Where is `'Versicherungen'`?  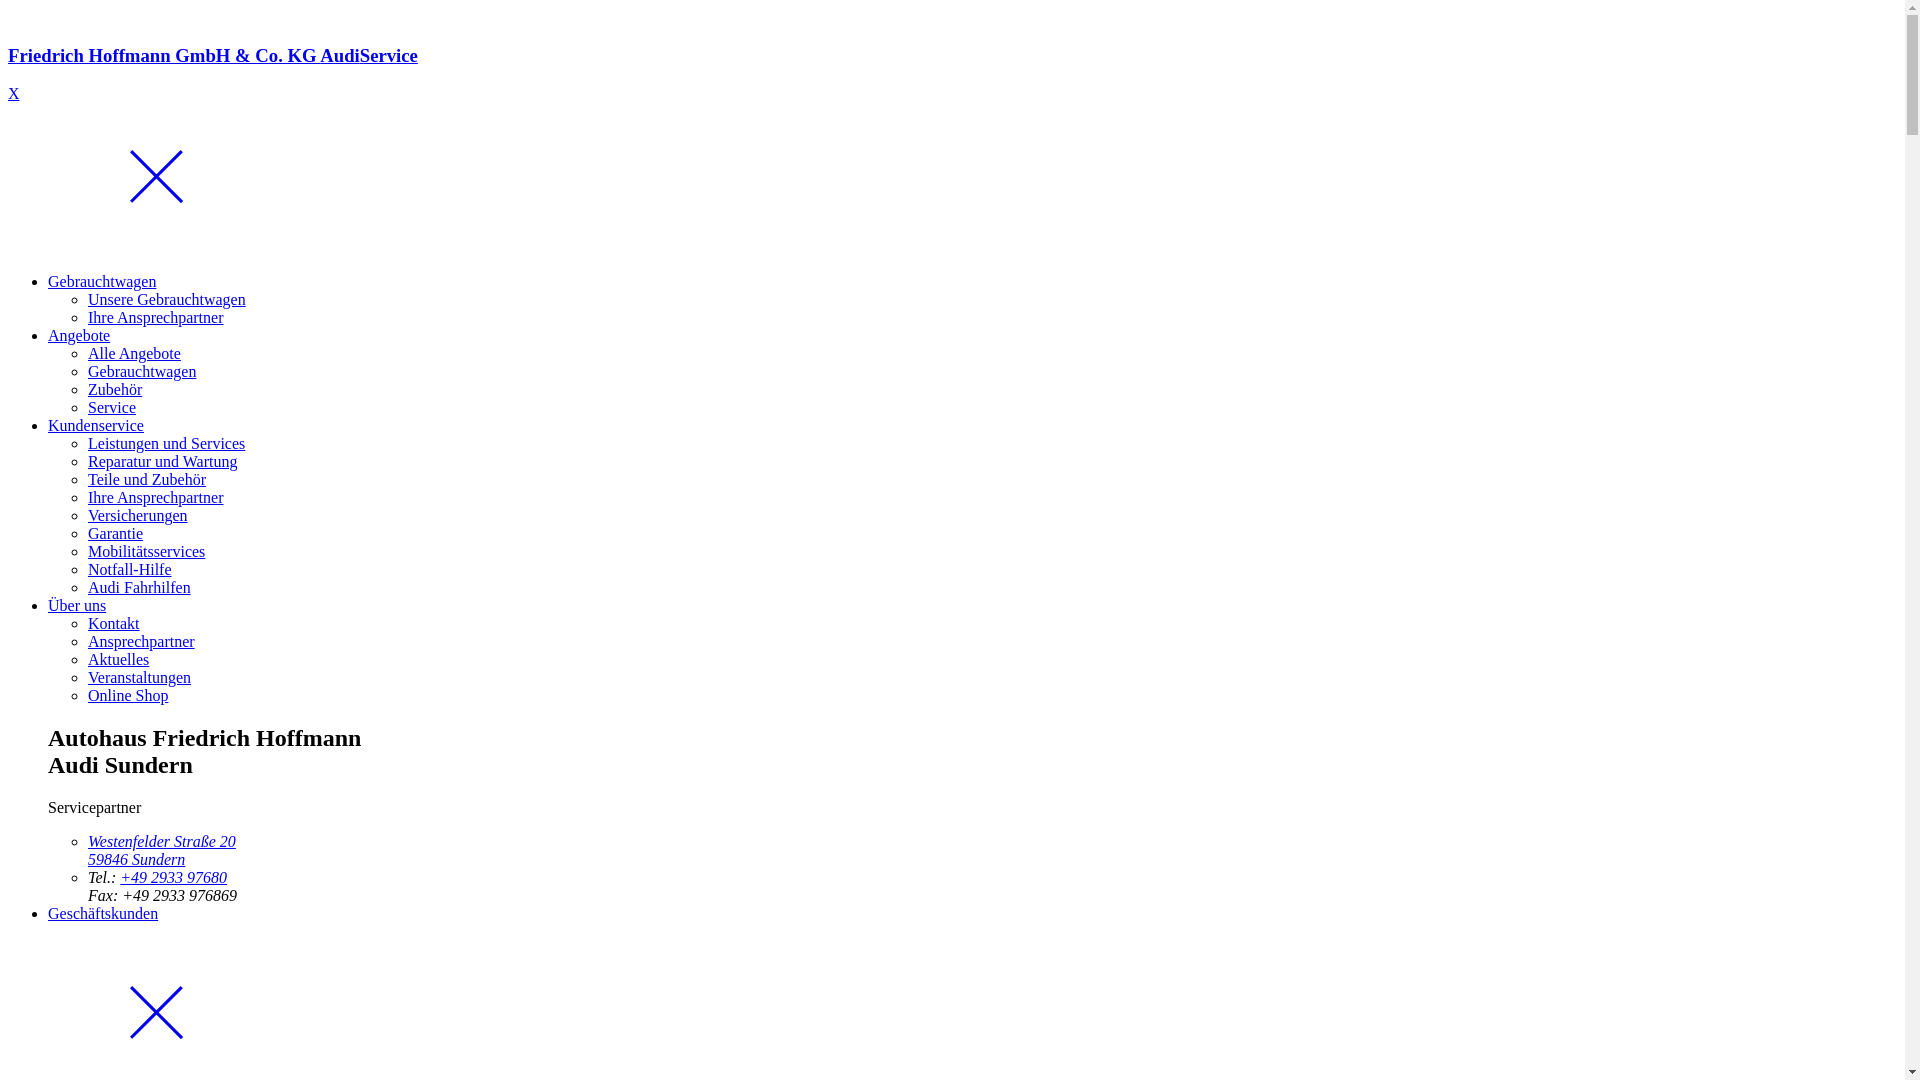
'Versicherungen' is located at coordinates (137, 514).